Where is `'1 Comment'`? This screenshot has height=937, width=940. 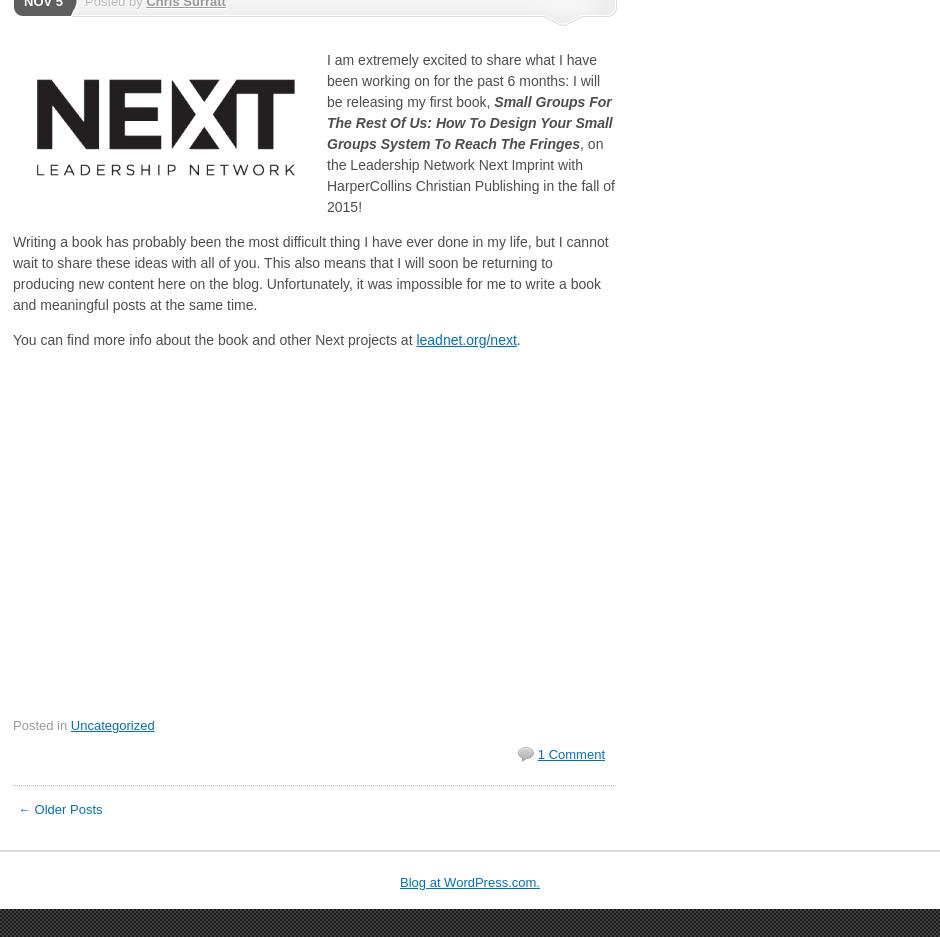
'1 Comment' is located at coordinates (570, 753).